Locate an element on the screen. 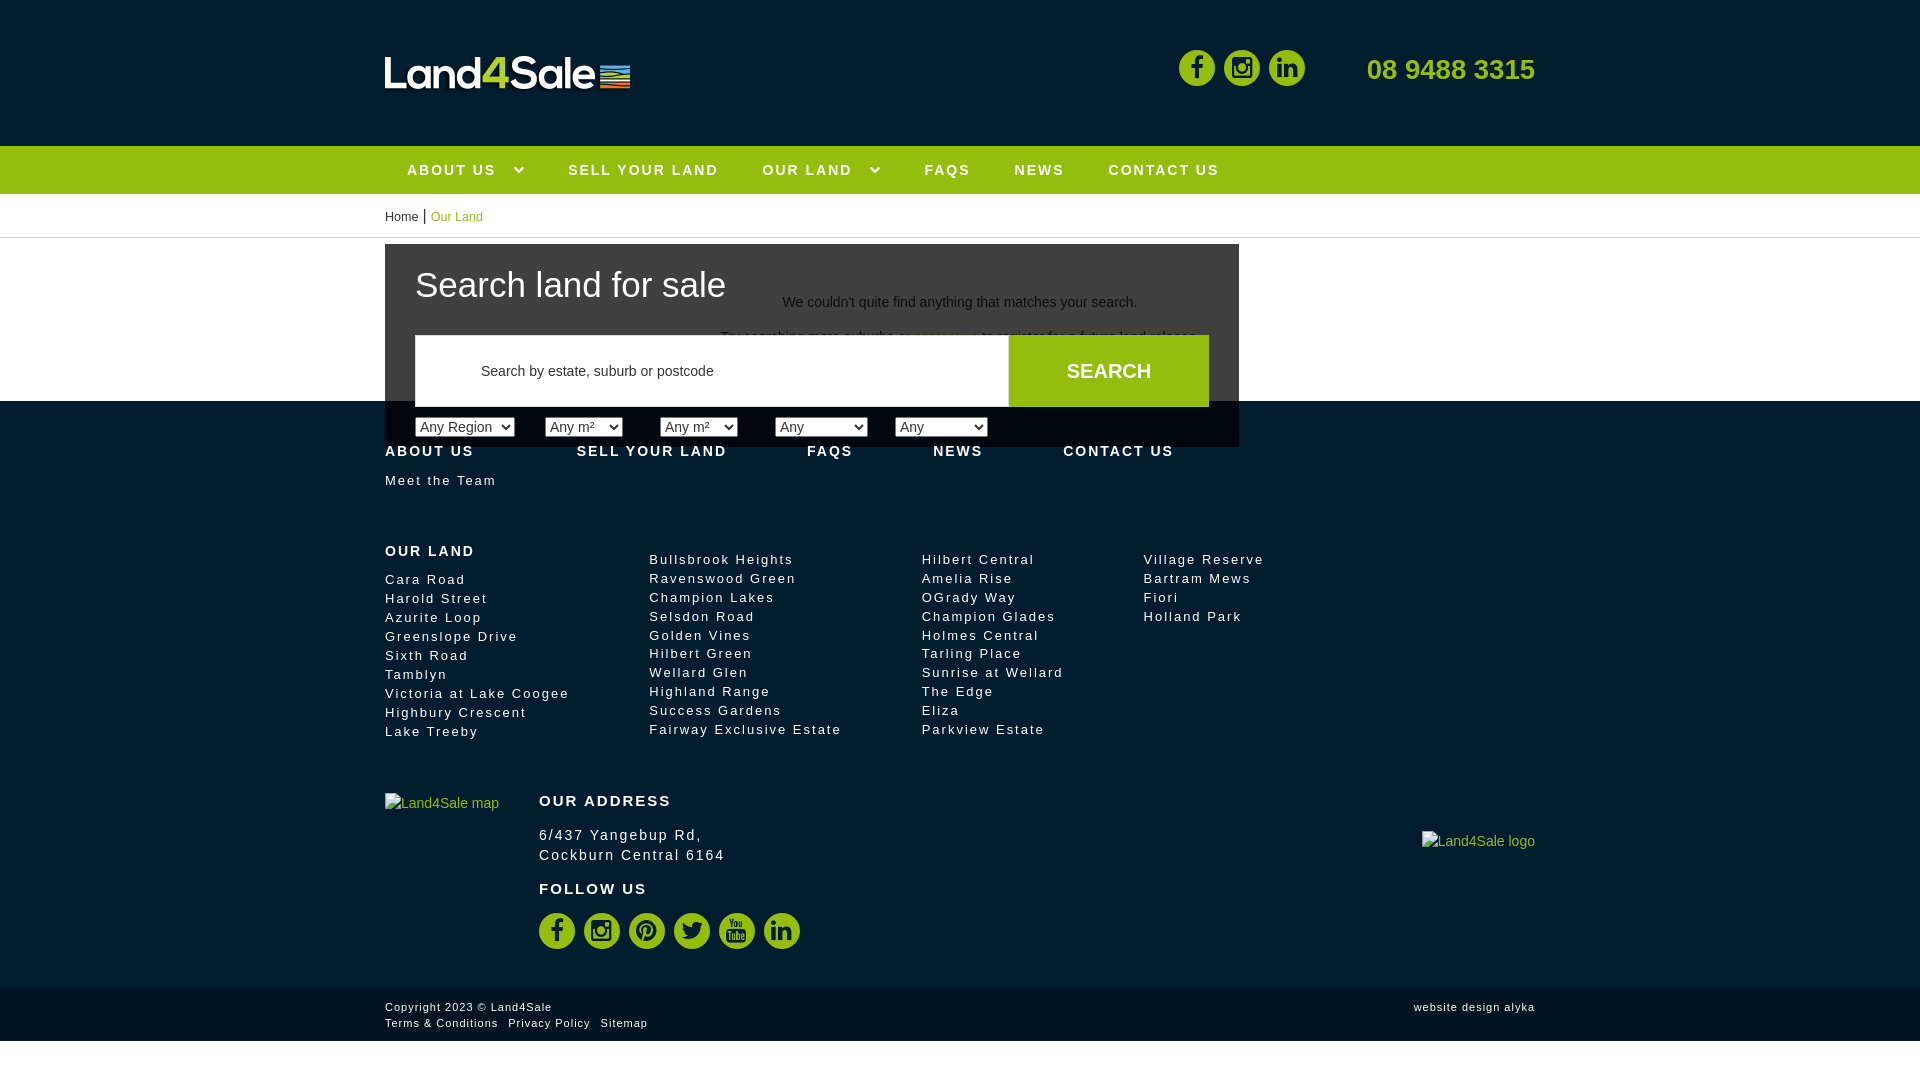  'Amelia Rise' is located at coordinates (920, 578).